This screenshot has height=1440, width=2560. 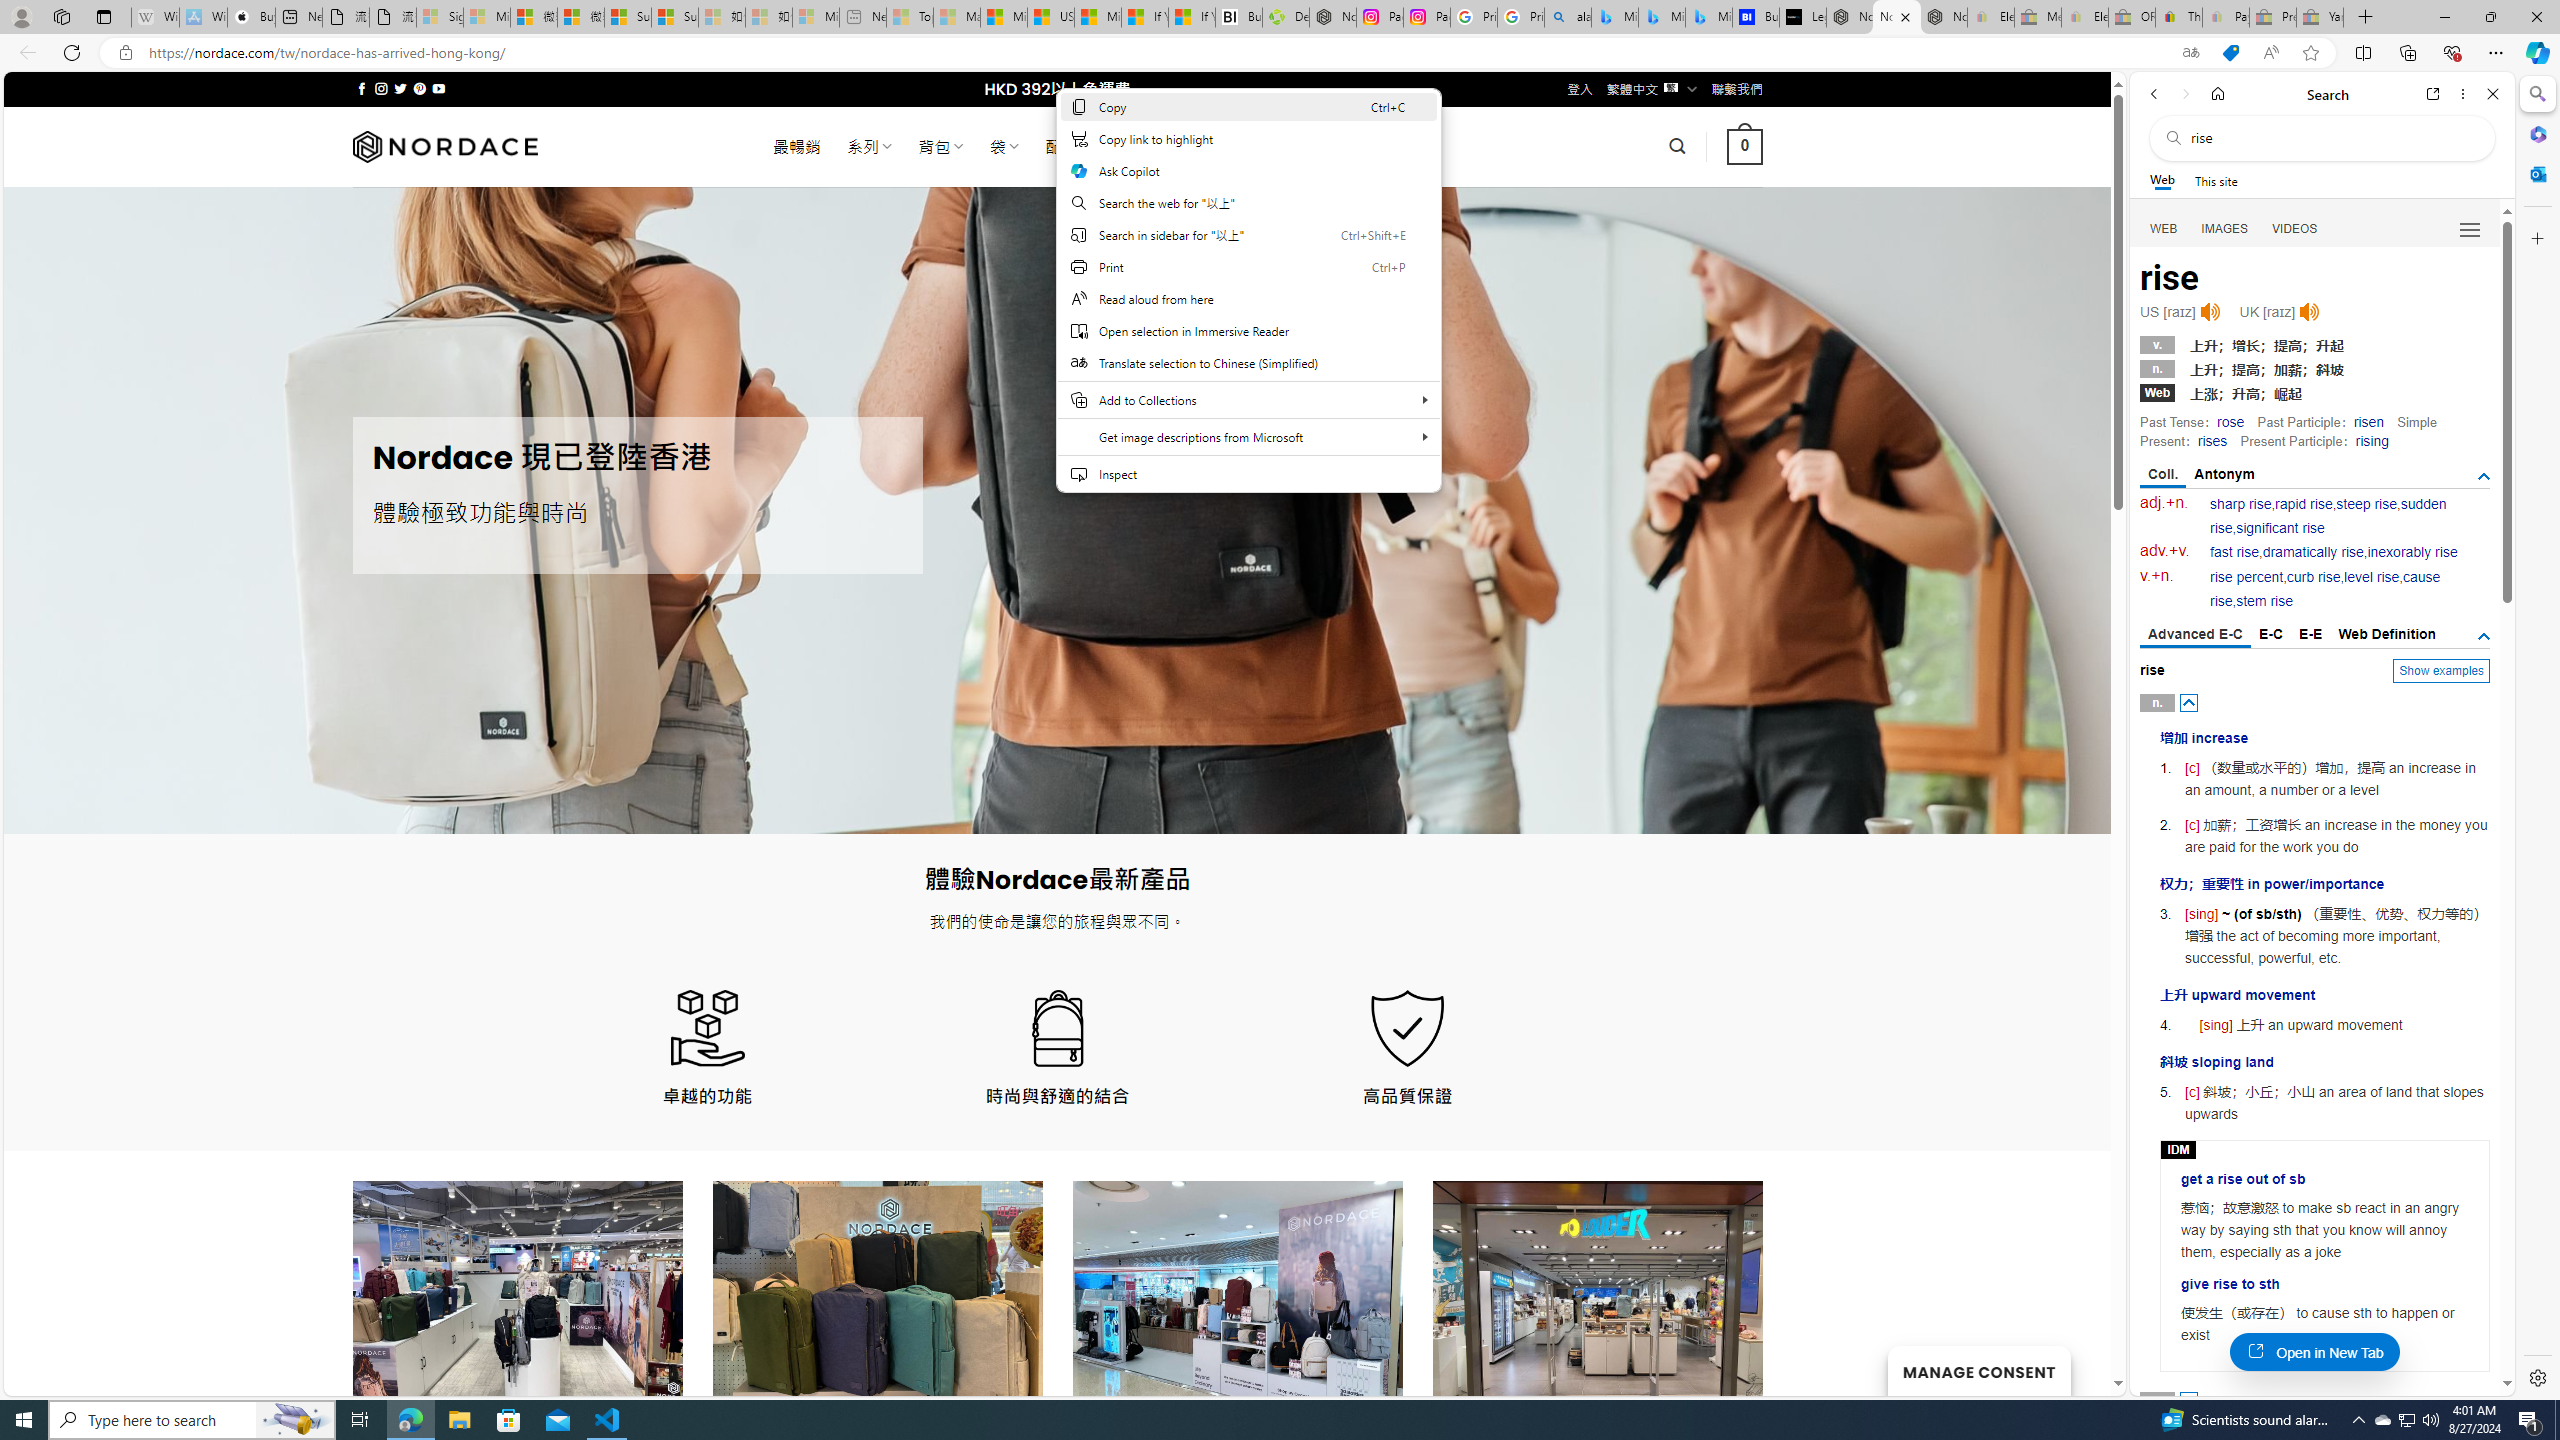 What do you see at coordinates (2327, 516) in the screenshot?
I see `'sudden rise'` at bounding box center [2327, 516].